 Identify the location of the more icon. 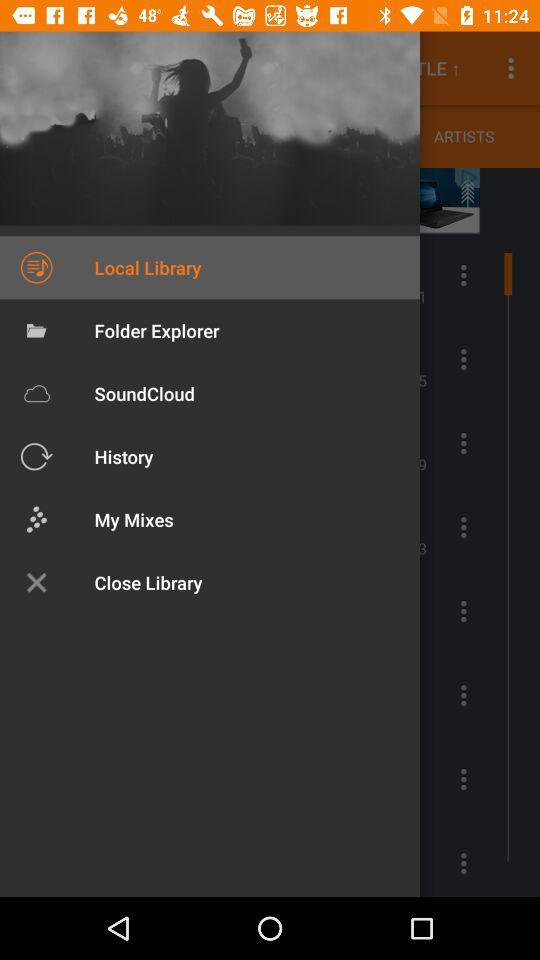
(463, 274).